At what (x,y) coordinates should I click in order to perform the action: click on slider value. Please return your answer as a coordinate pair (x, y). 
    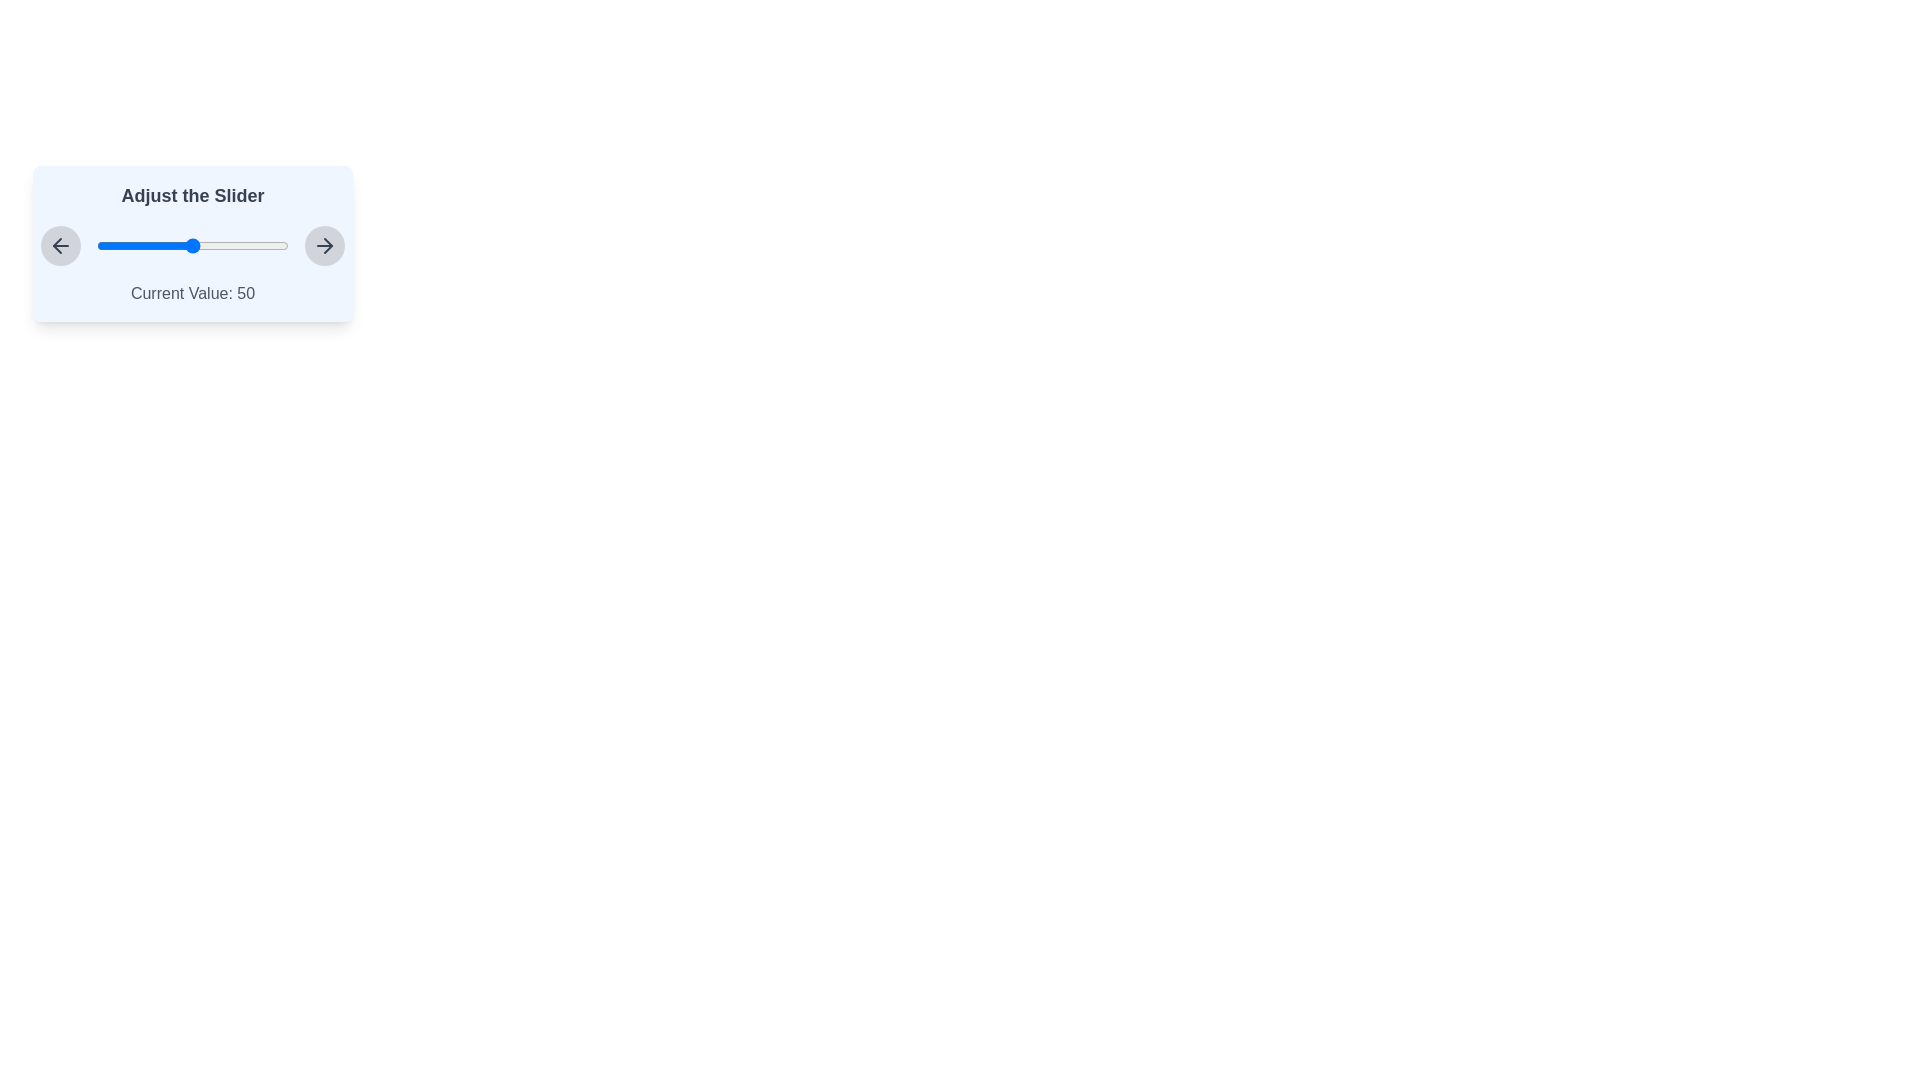
    Looking at the image, I should click on (115, 245).